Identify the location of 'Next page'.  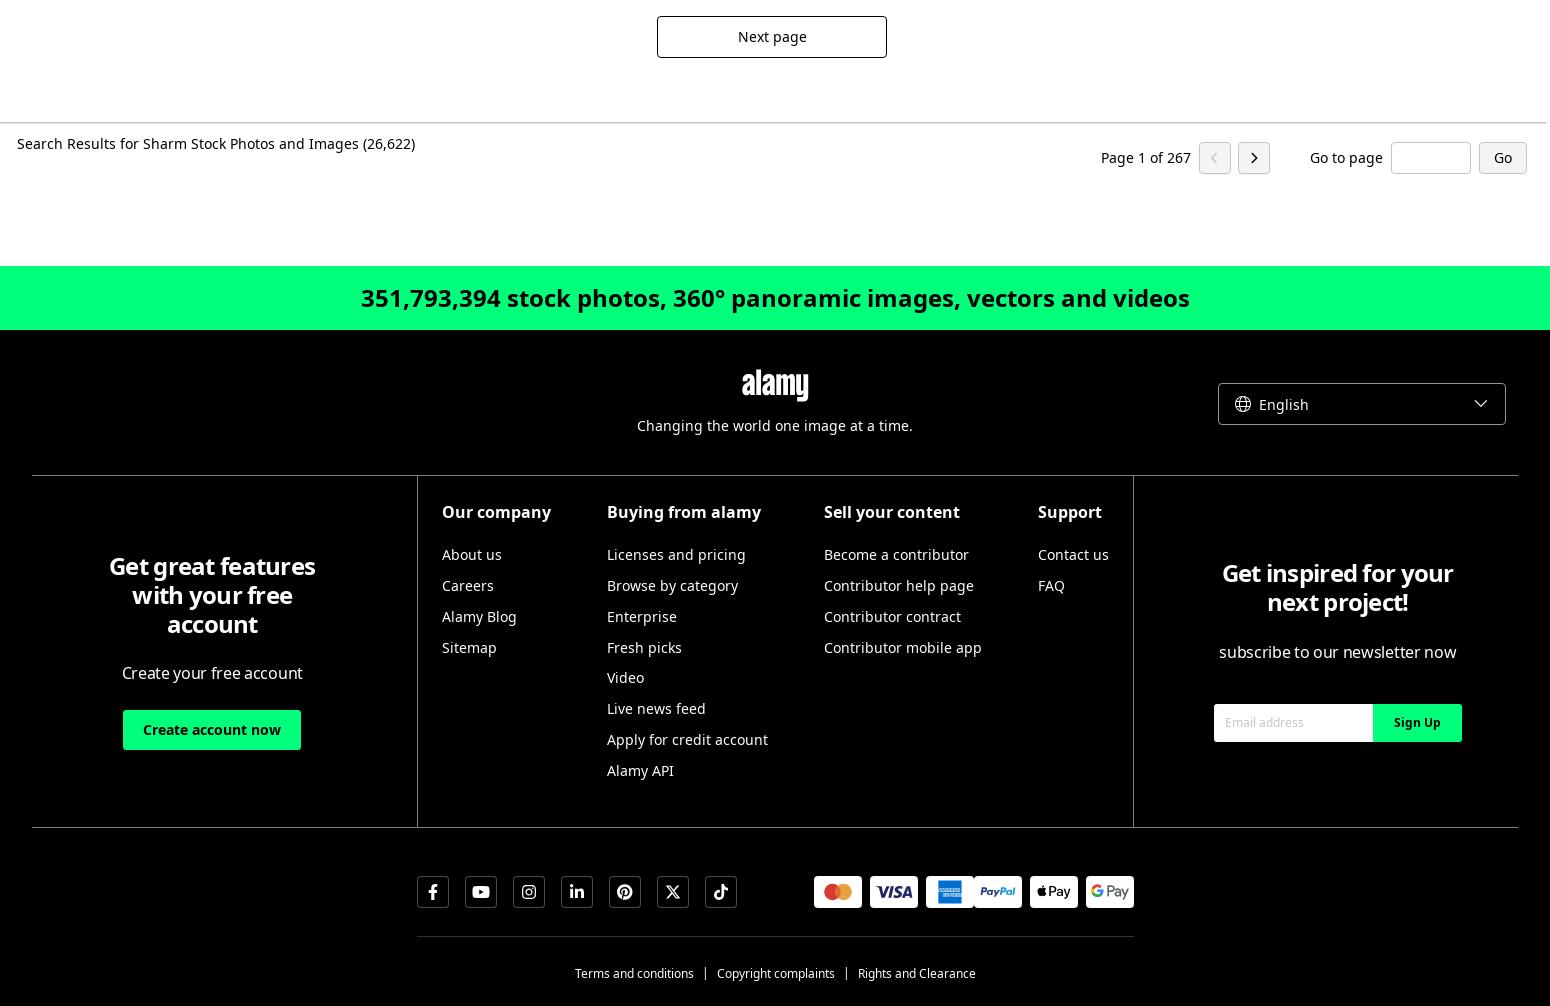
(771, 36).